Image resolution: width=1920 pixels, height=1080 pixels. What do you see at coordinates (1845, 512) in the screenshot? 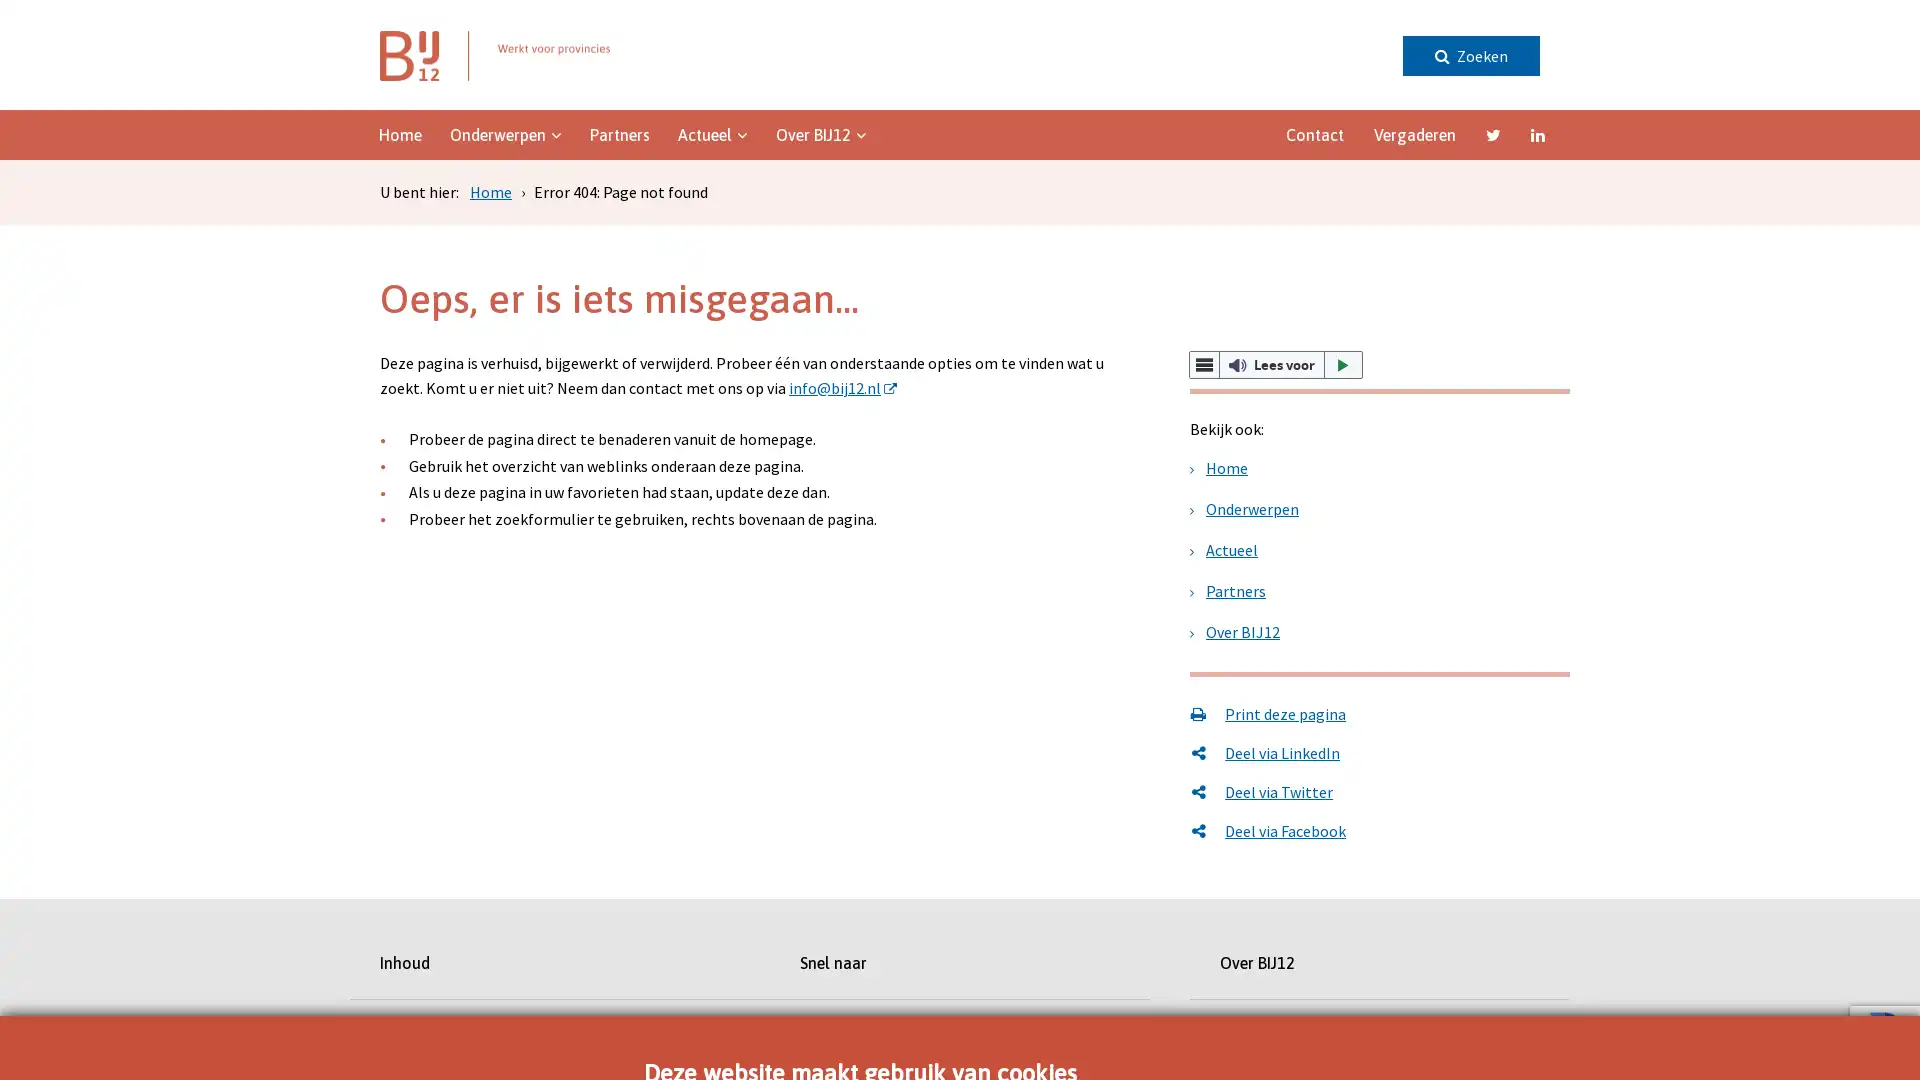
I see `Scroll naar de bovenkant van deze pagina` at bounding box center [1845, 512].